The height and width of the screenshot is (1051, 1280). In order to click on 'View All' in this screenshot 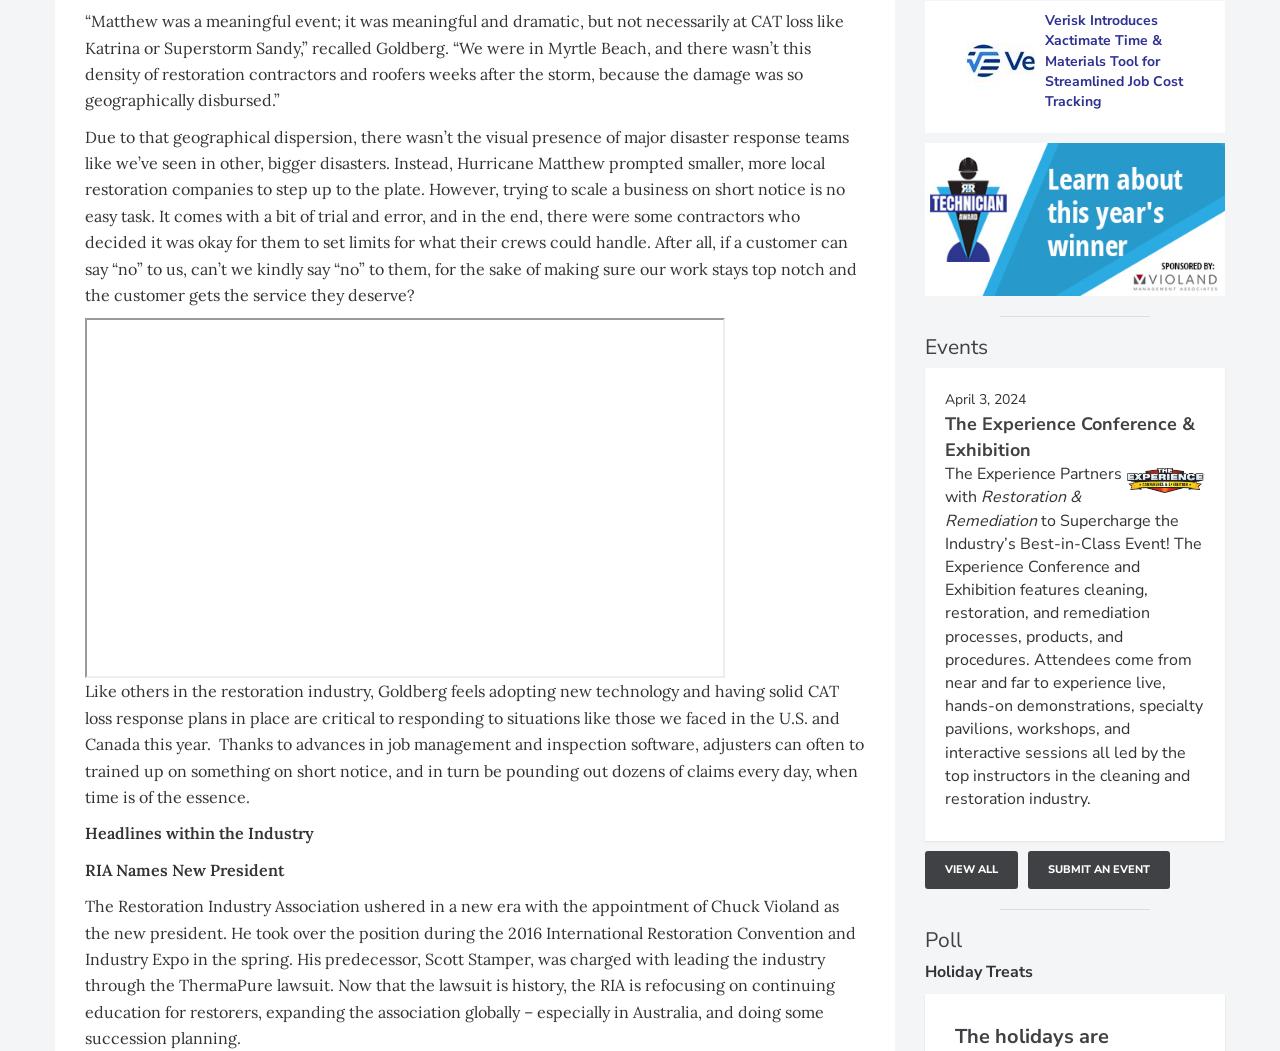, I will do `click(971, 868)`.